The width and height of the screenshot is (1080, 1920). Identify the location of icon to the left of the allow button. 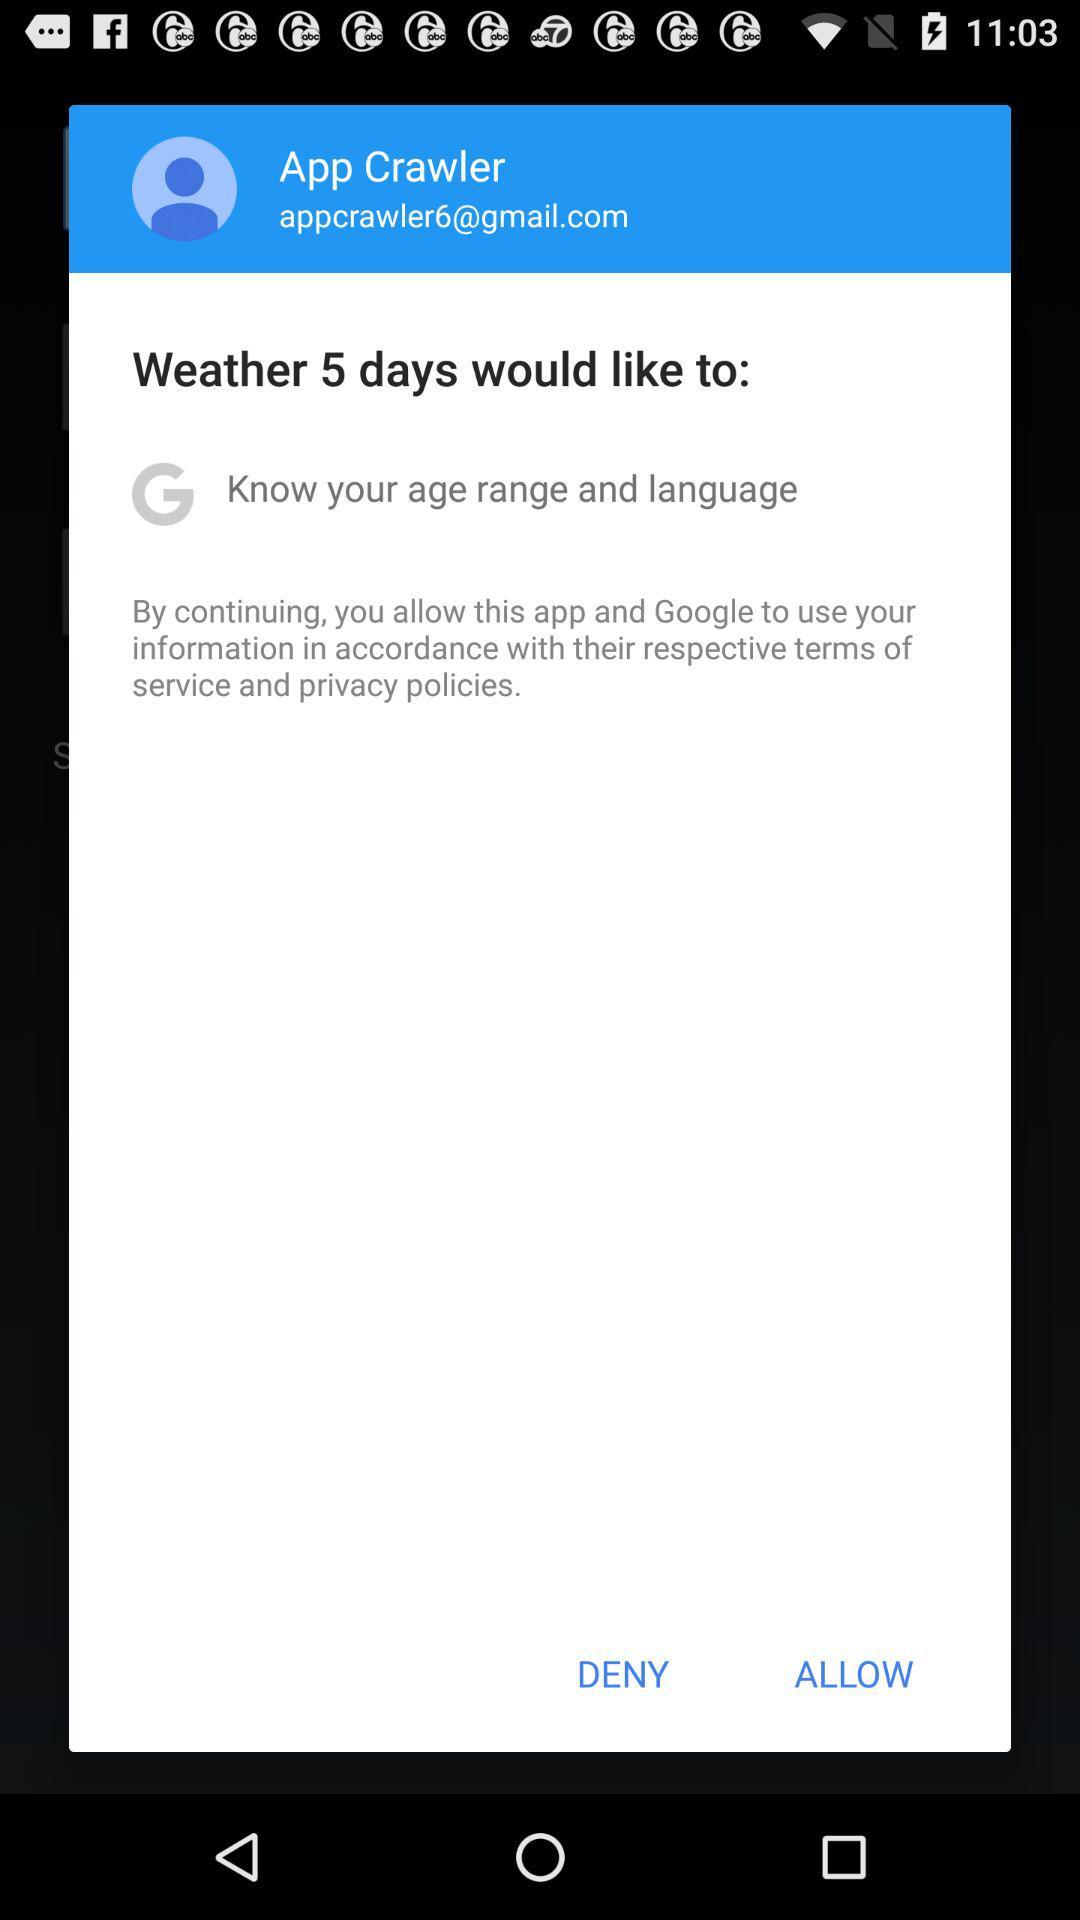
(621, 1673).